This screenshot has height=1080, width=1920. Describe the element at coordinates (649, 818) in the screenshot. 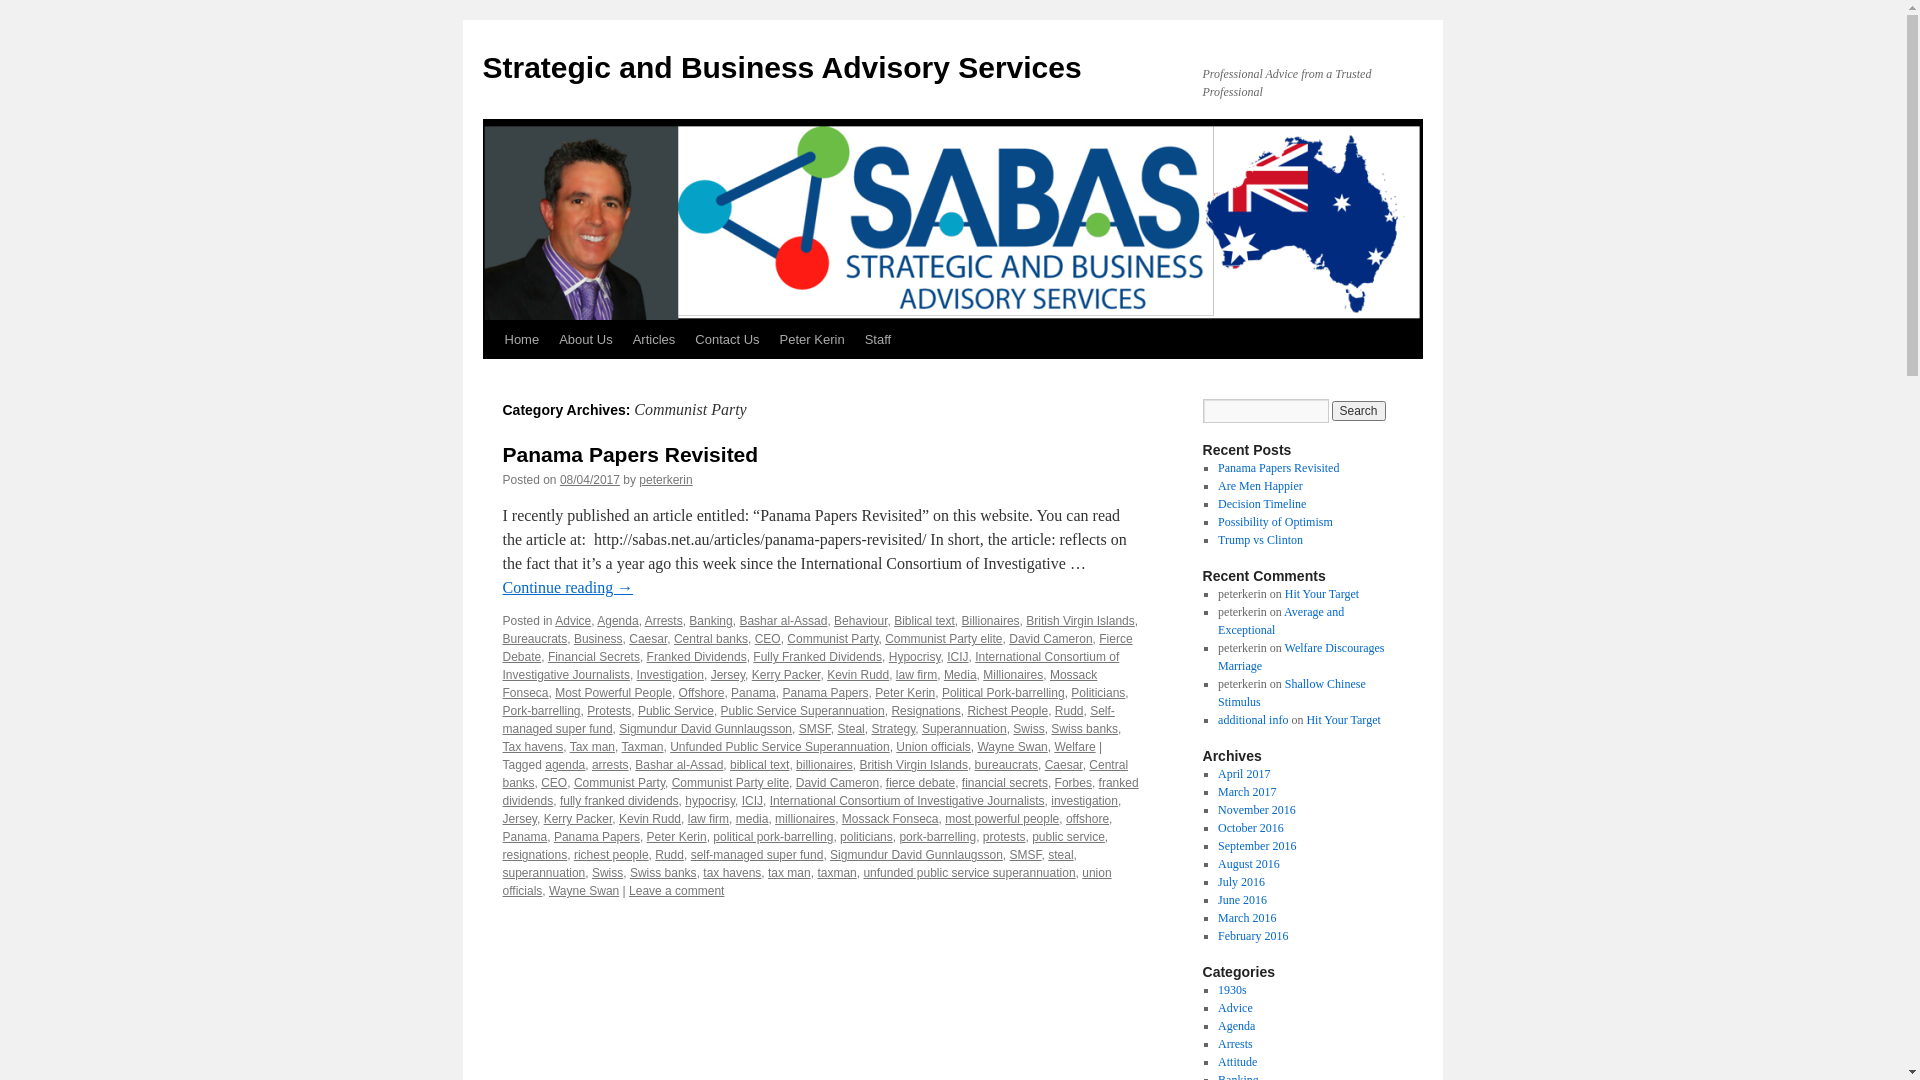

I see `'Kevin Rudd'` at that location.